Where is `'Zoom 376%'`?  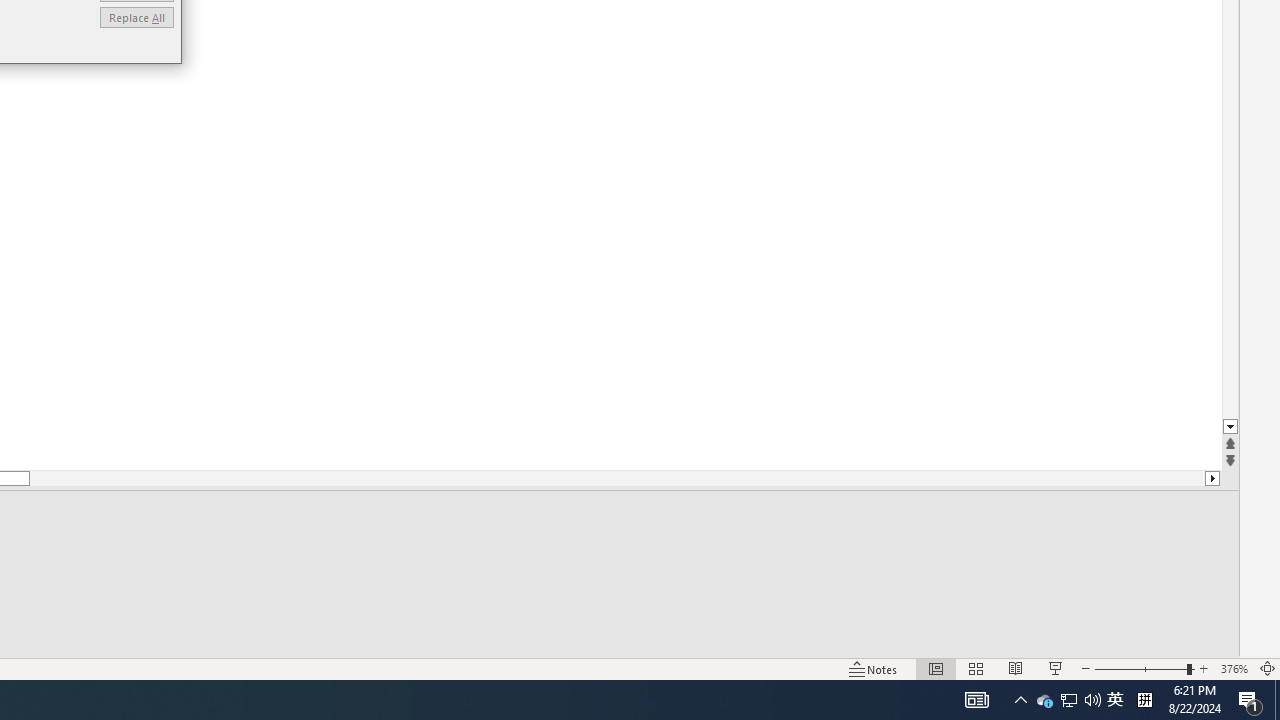 'Zoom 376%' is located at coordinates (1233, 669).